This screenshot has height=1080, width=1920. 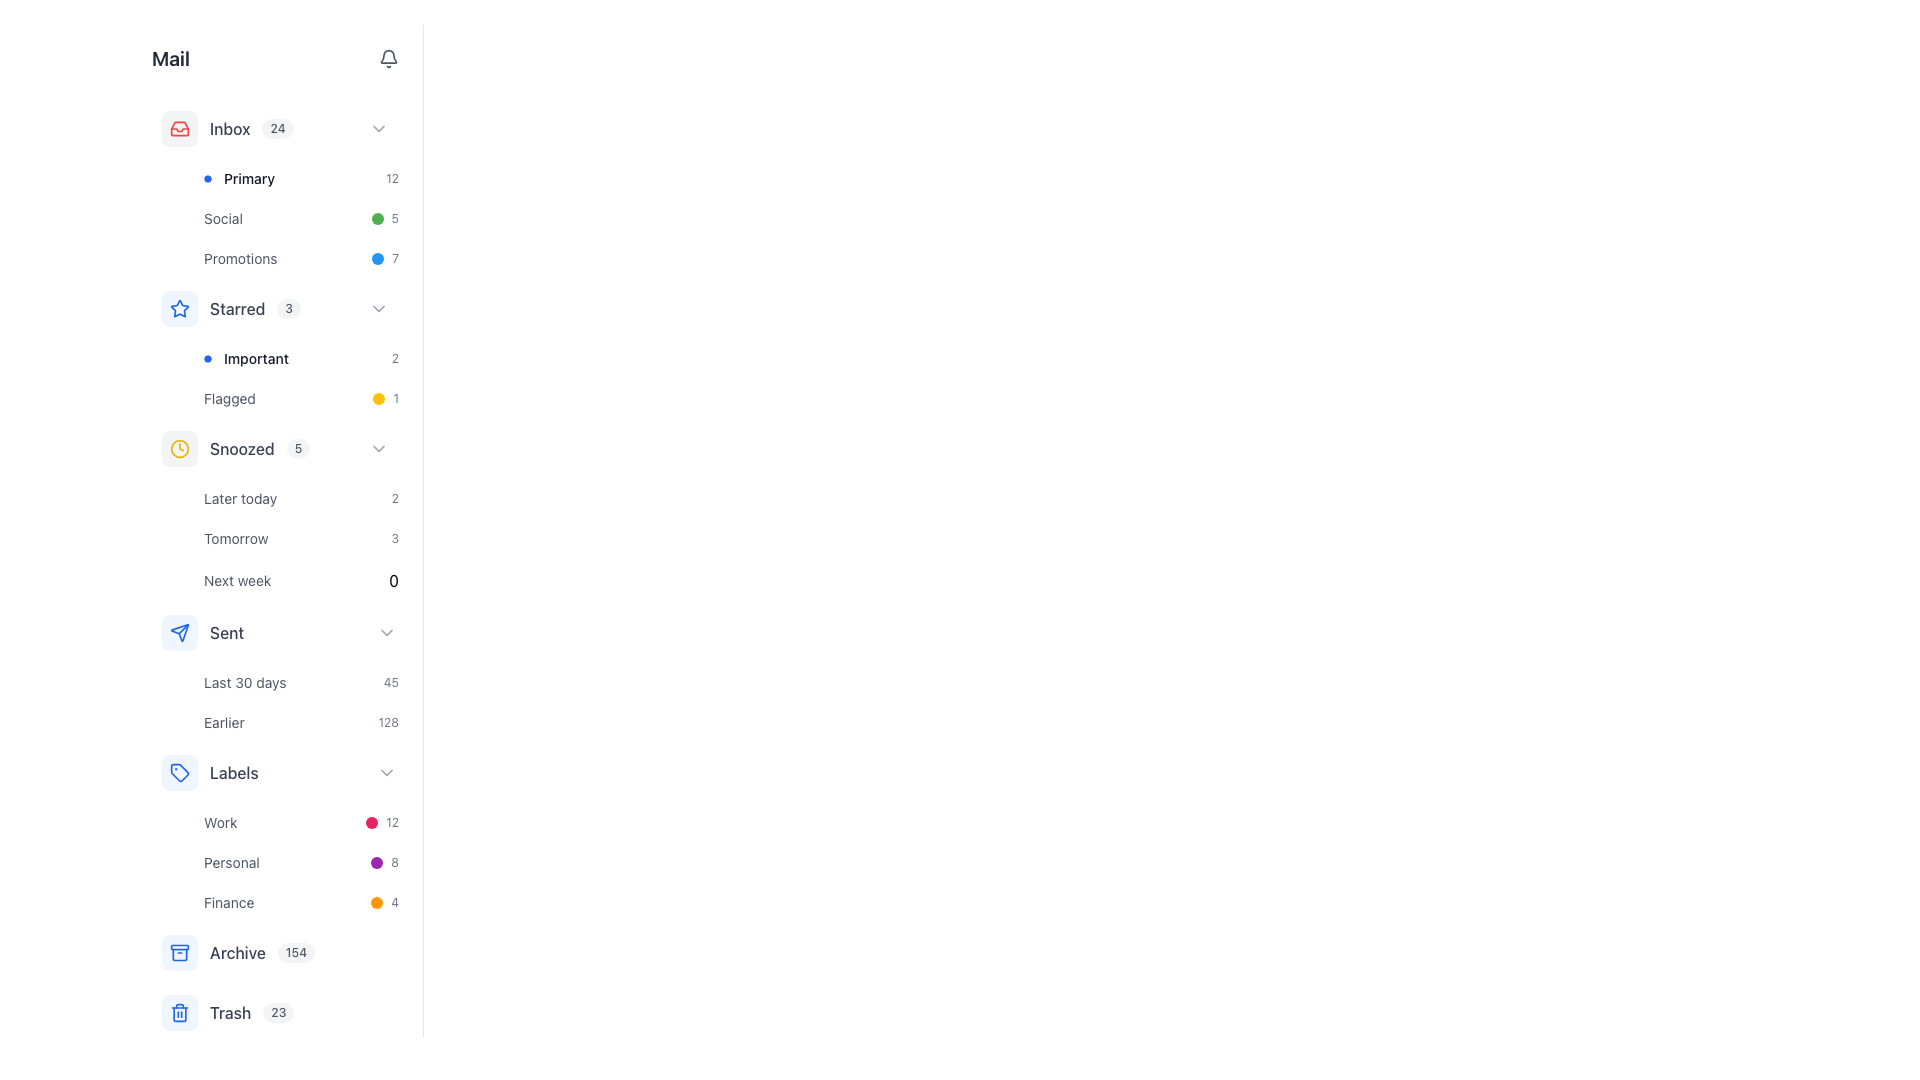 What do you see at coordinates (379, 128) in the screenshot?
I see `the toggle icon located in the rightmost section of the row labeled 'Inbox 24'` at bounding box center [379, 128].